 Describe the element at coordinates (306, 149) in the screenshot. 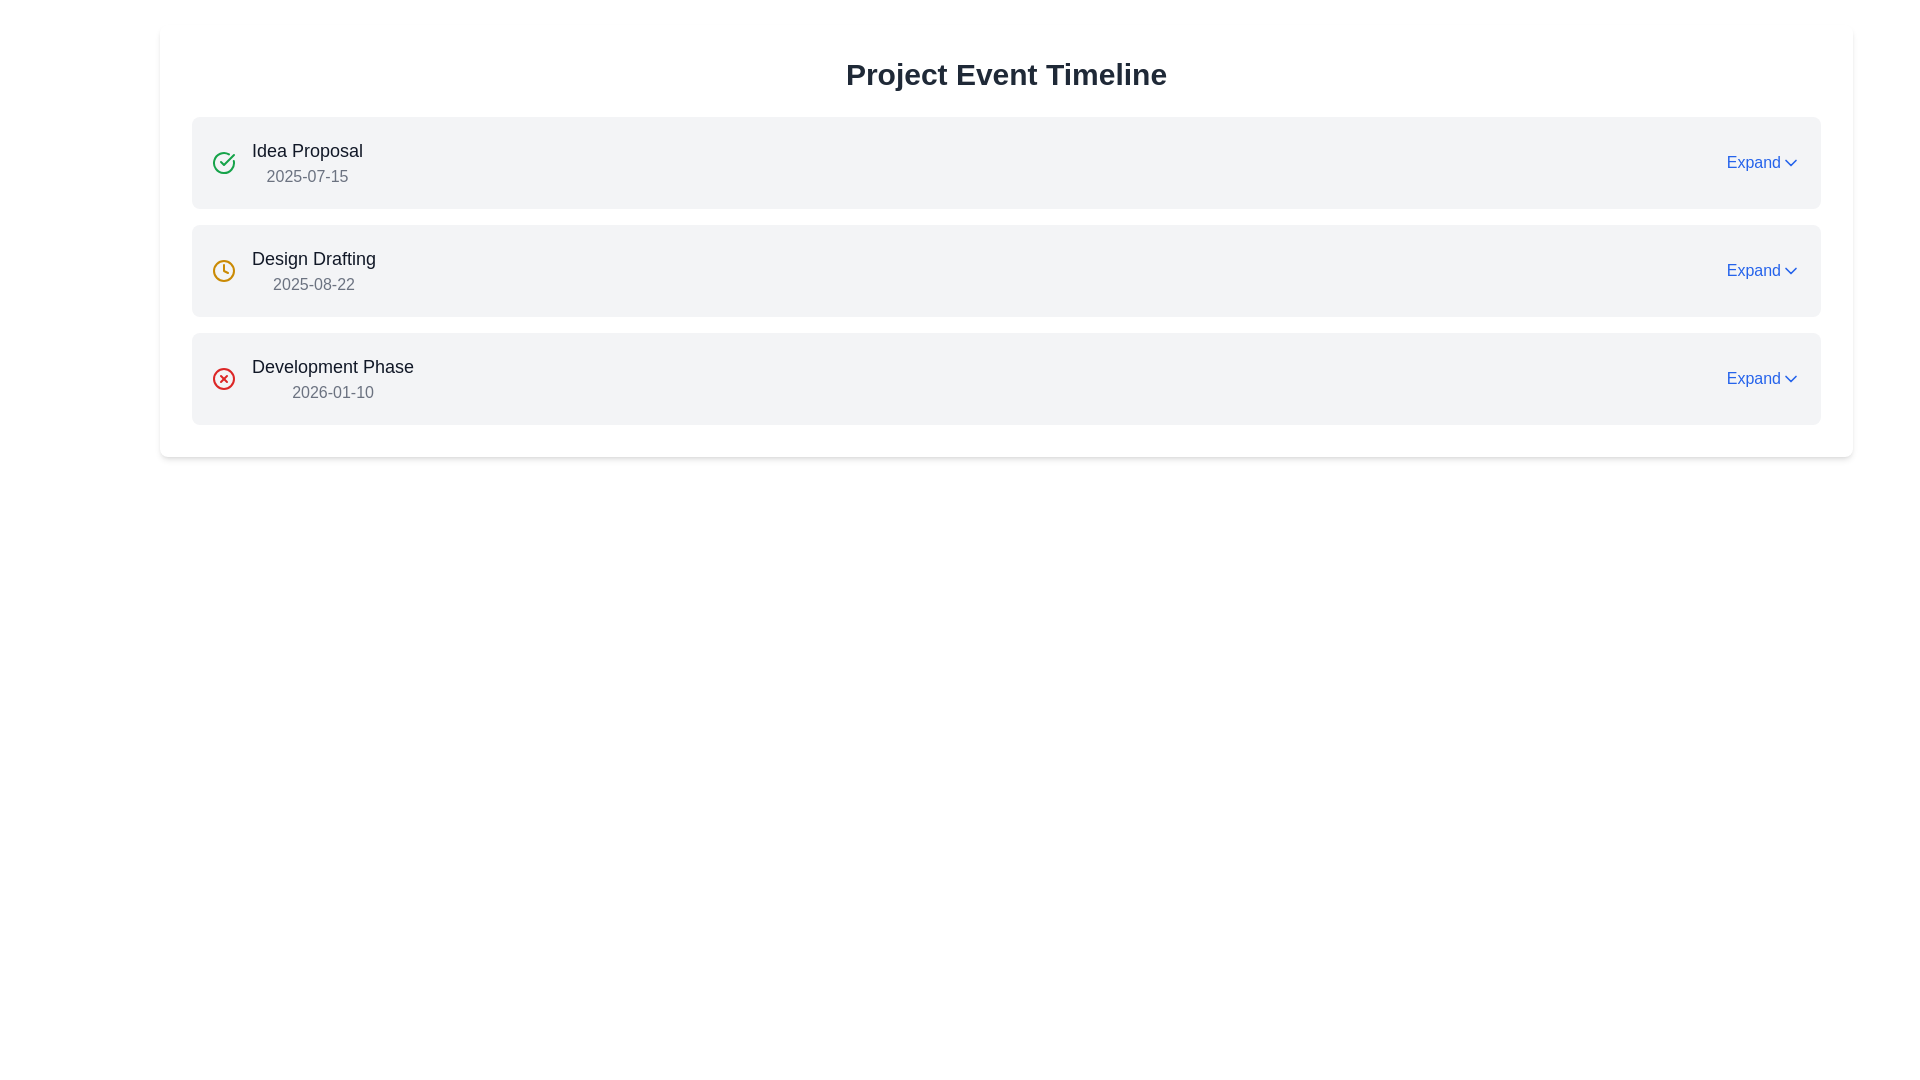

I see `'Idea Proposal' header text element located at the top of the vertical timeline, adjacent to a green check icon, for styling or textual details` at that location.